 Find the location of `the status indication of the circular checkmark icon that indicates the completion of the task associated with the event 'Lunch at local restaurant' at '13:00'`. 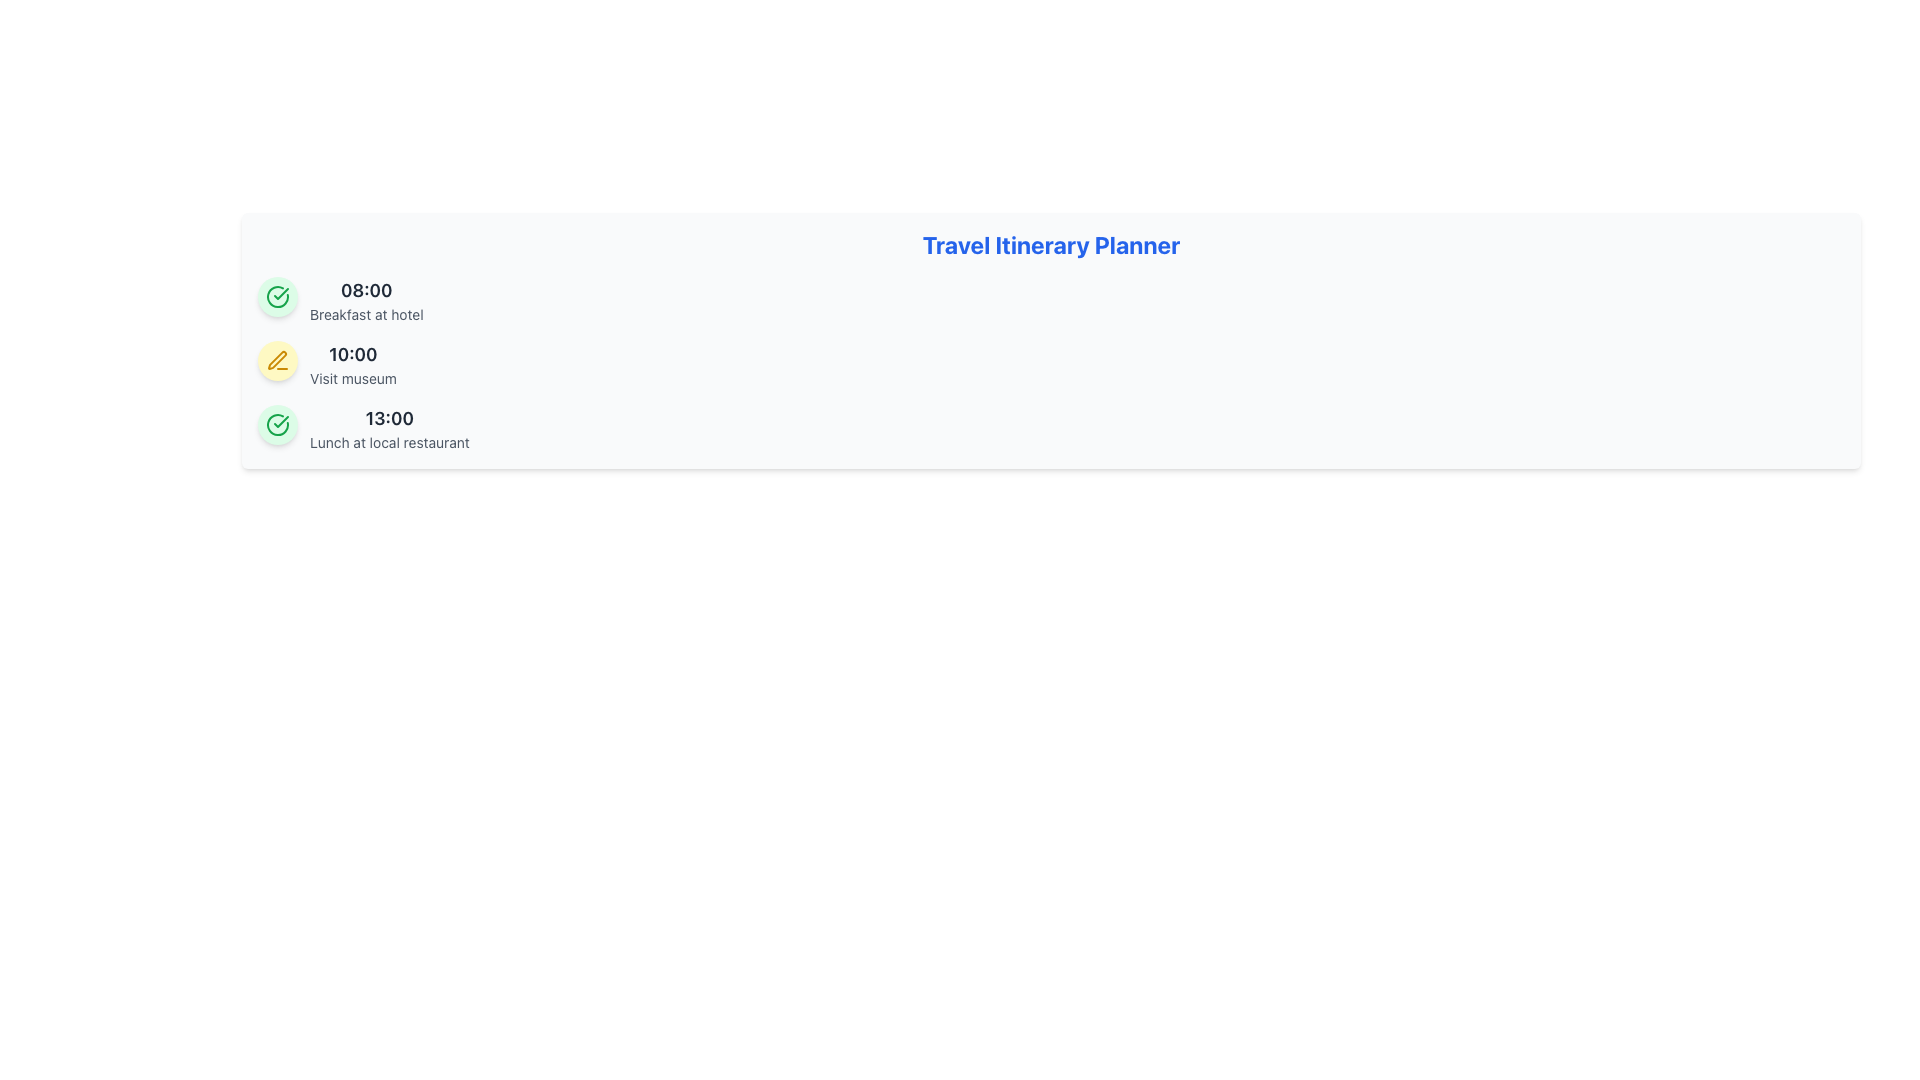

the status indication of the circular checkmark icon that indicates the completion of the task associated with the event 'Lunch at local restaurant' at '13:00' is located at coordinates (277, 297).